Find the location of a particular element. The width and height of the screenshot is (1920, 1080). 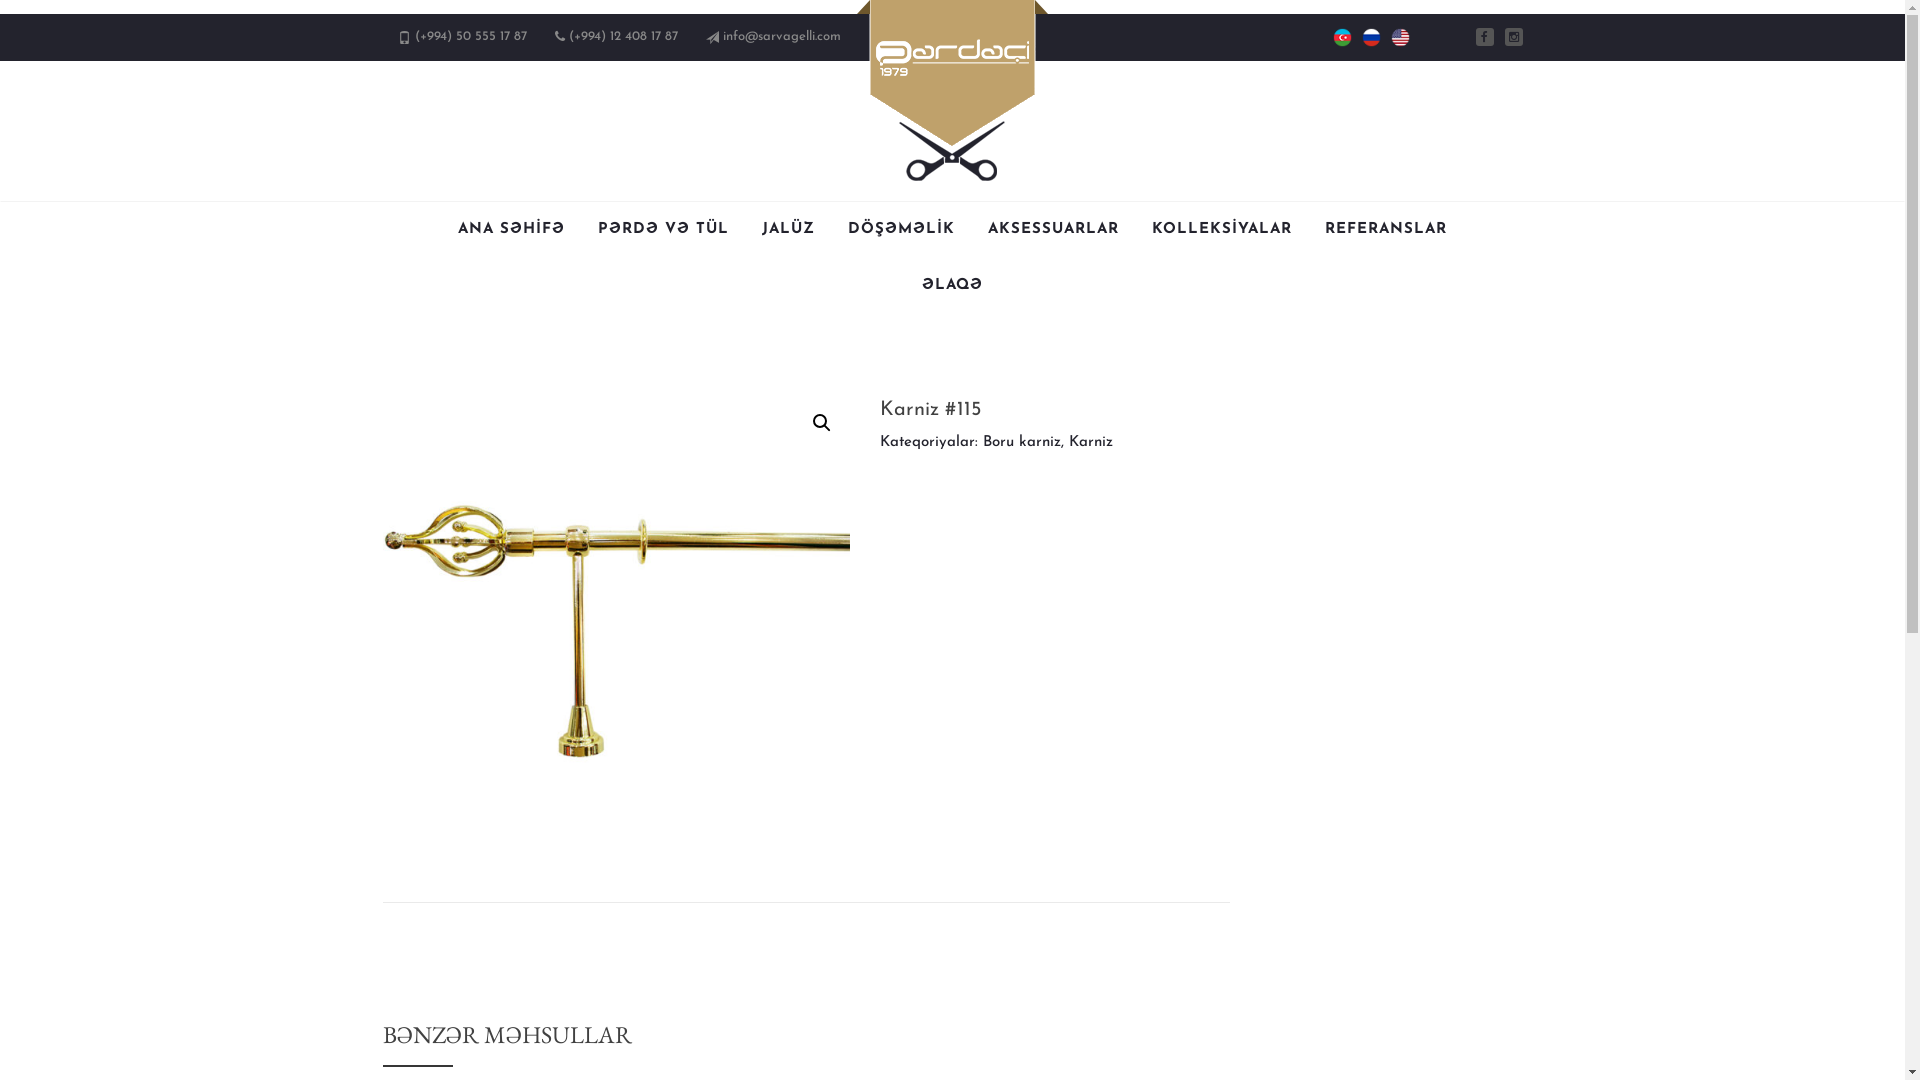

'renso (16)' is located at coordinates (614, 627).